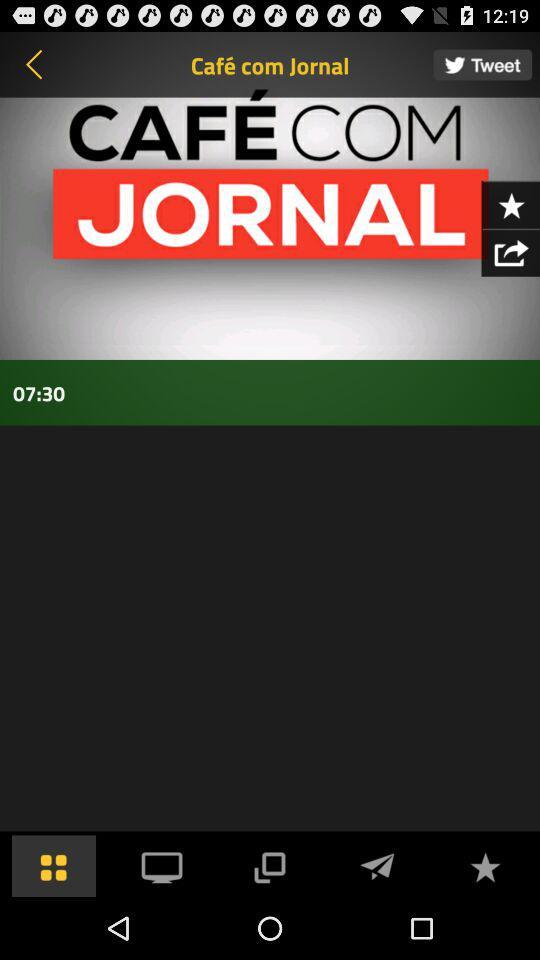 Image resolution: width=540 pixels, height=960 pixels. What do you see at coordinates (269, 864) in the screenshot?
I see `screen share option` at bounding box center [269, 864].